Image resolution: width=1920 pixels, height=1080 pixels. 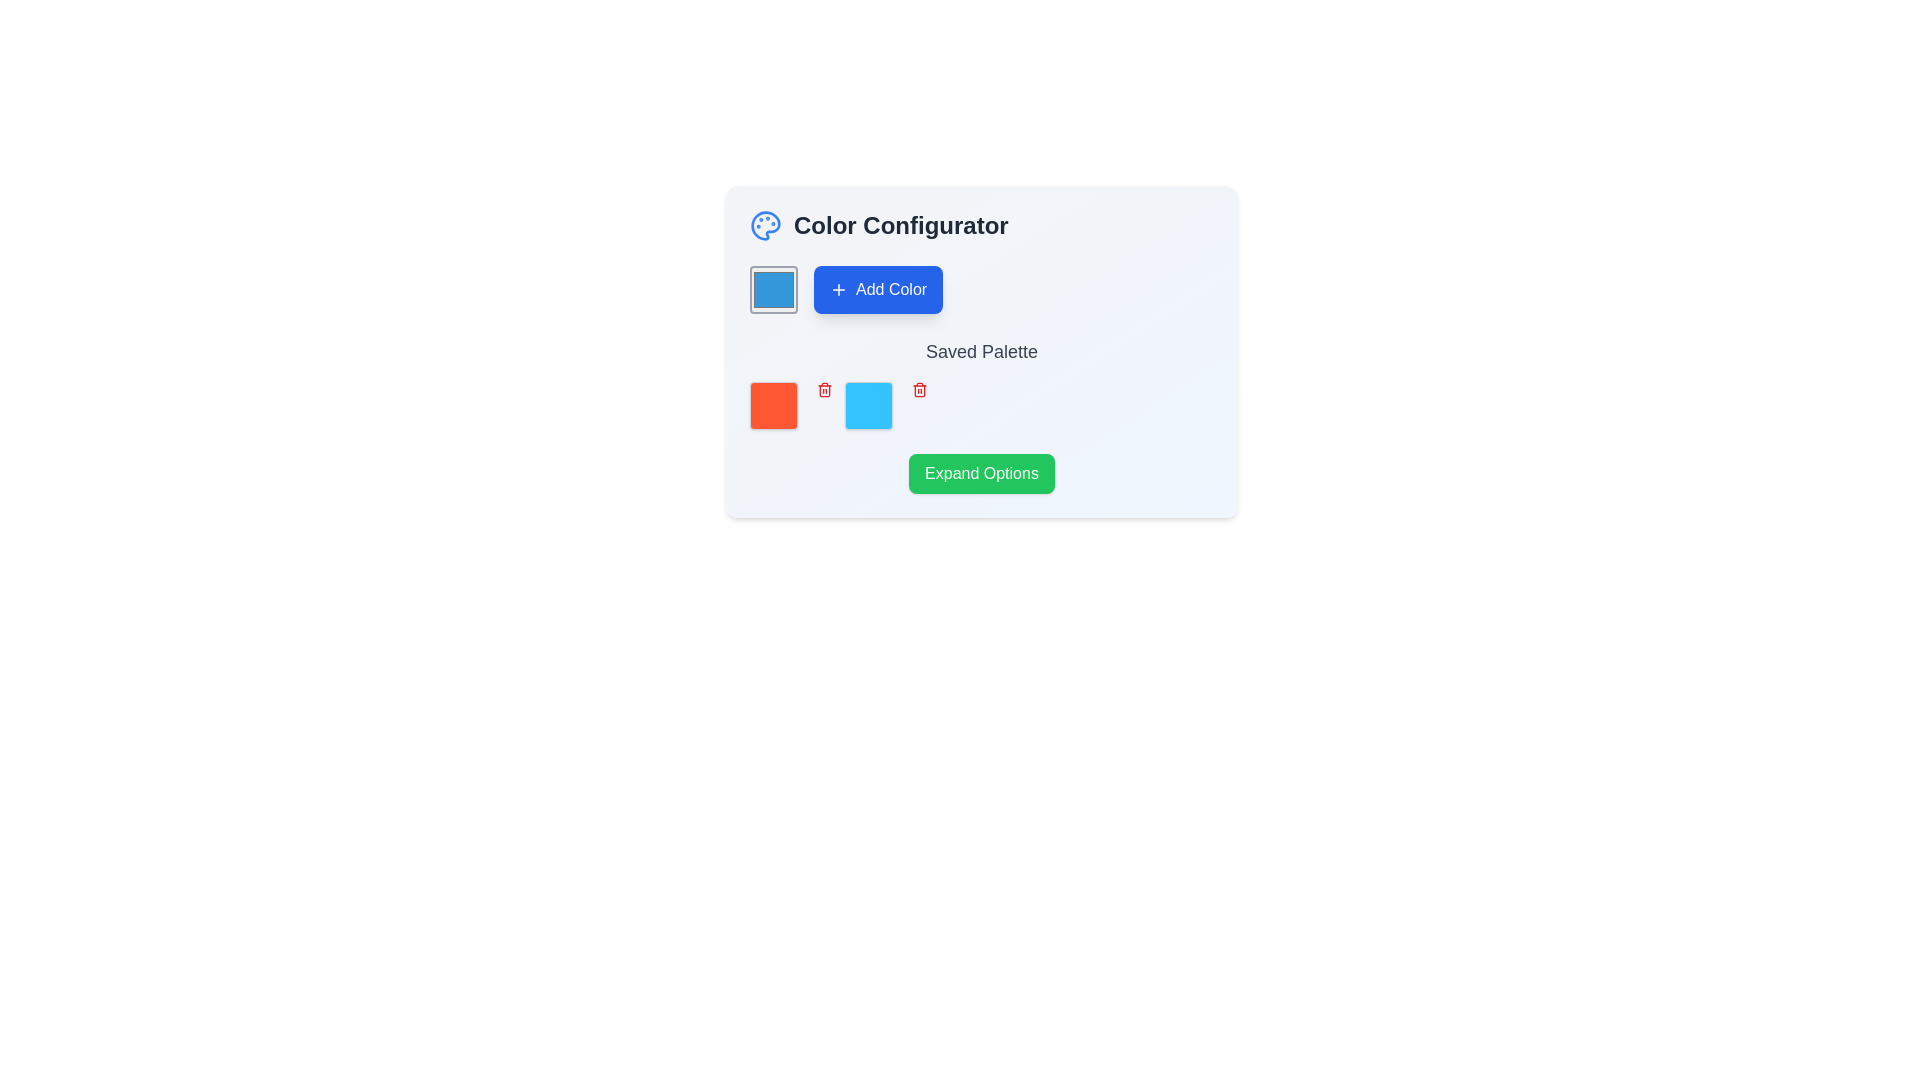 I want to click on the Color Swatch located in the first position from the left under the 'Saved Palette' label, so click(x=790, y=405).